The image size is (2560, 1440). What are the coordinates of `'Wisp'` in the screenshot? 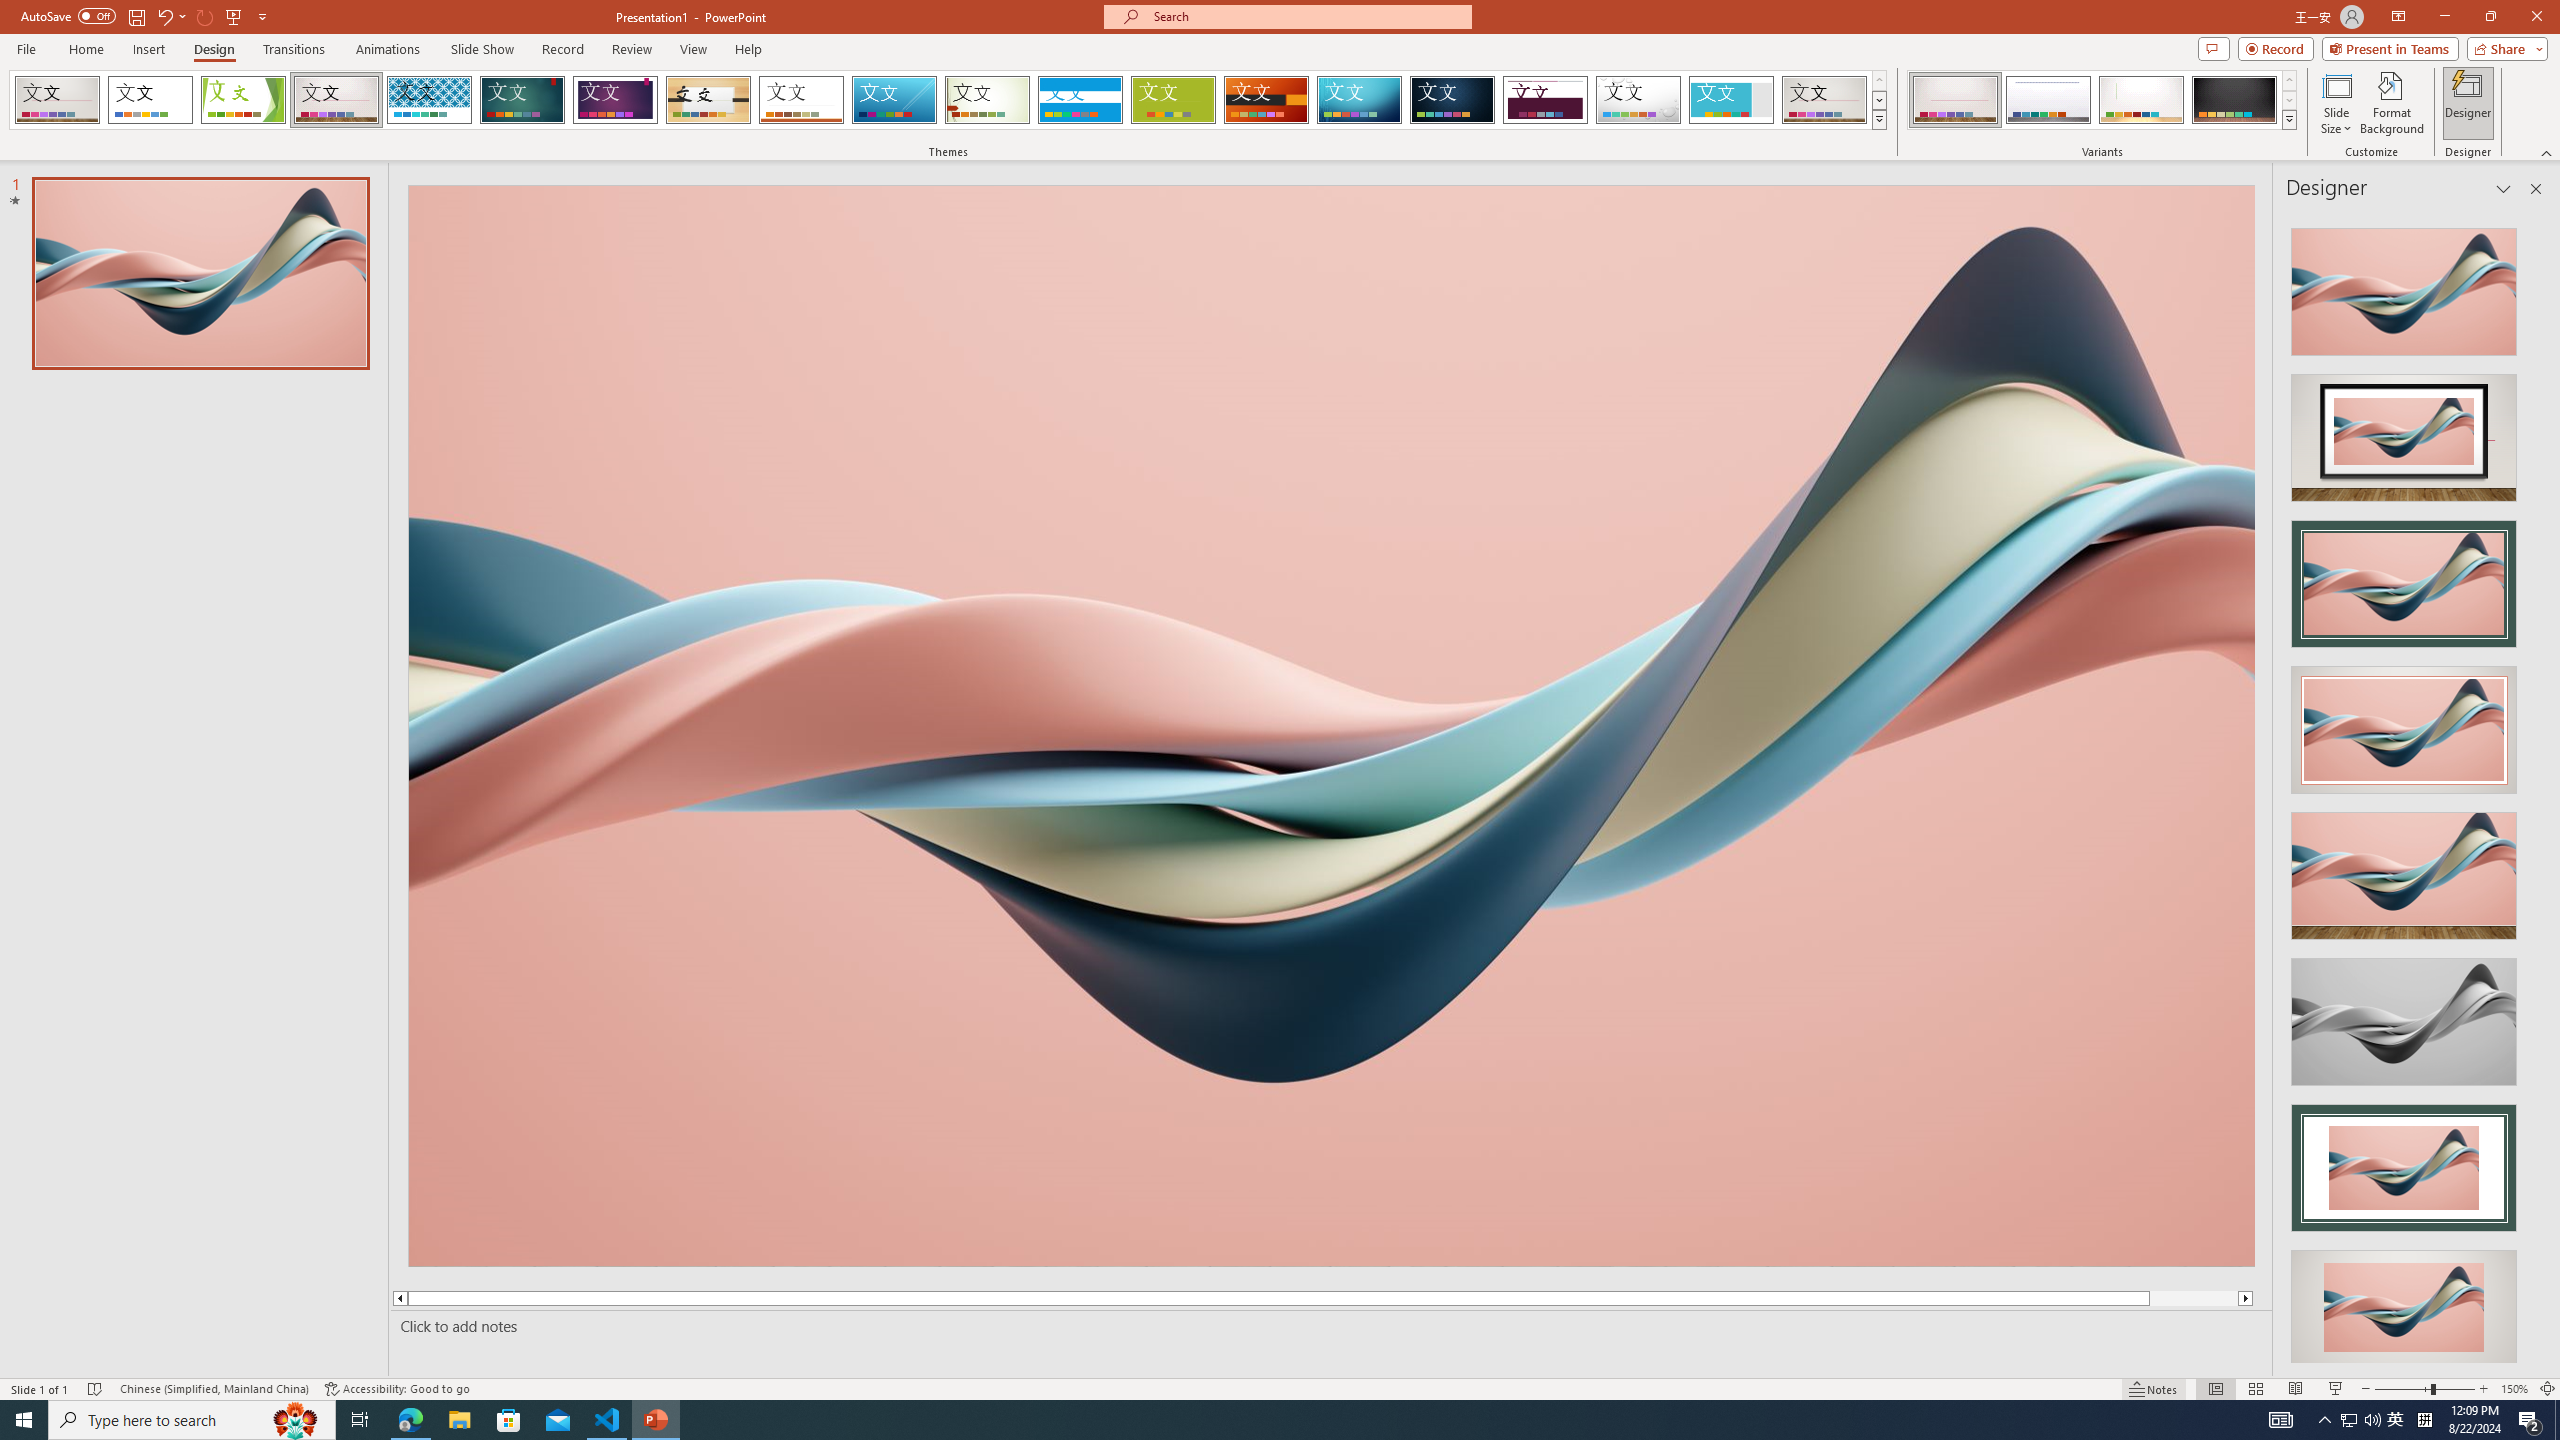 It's located at (987, 99).